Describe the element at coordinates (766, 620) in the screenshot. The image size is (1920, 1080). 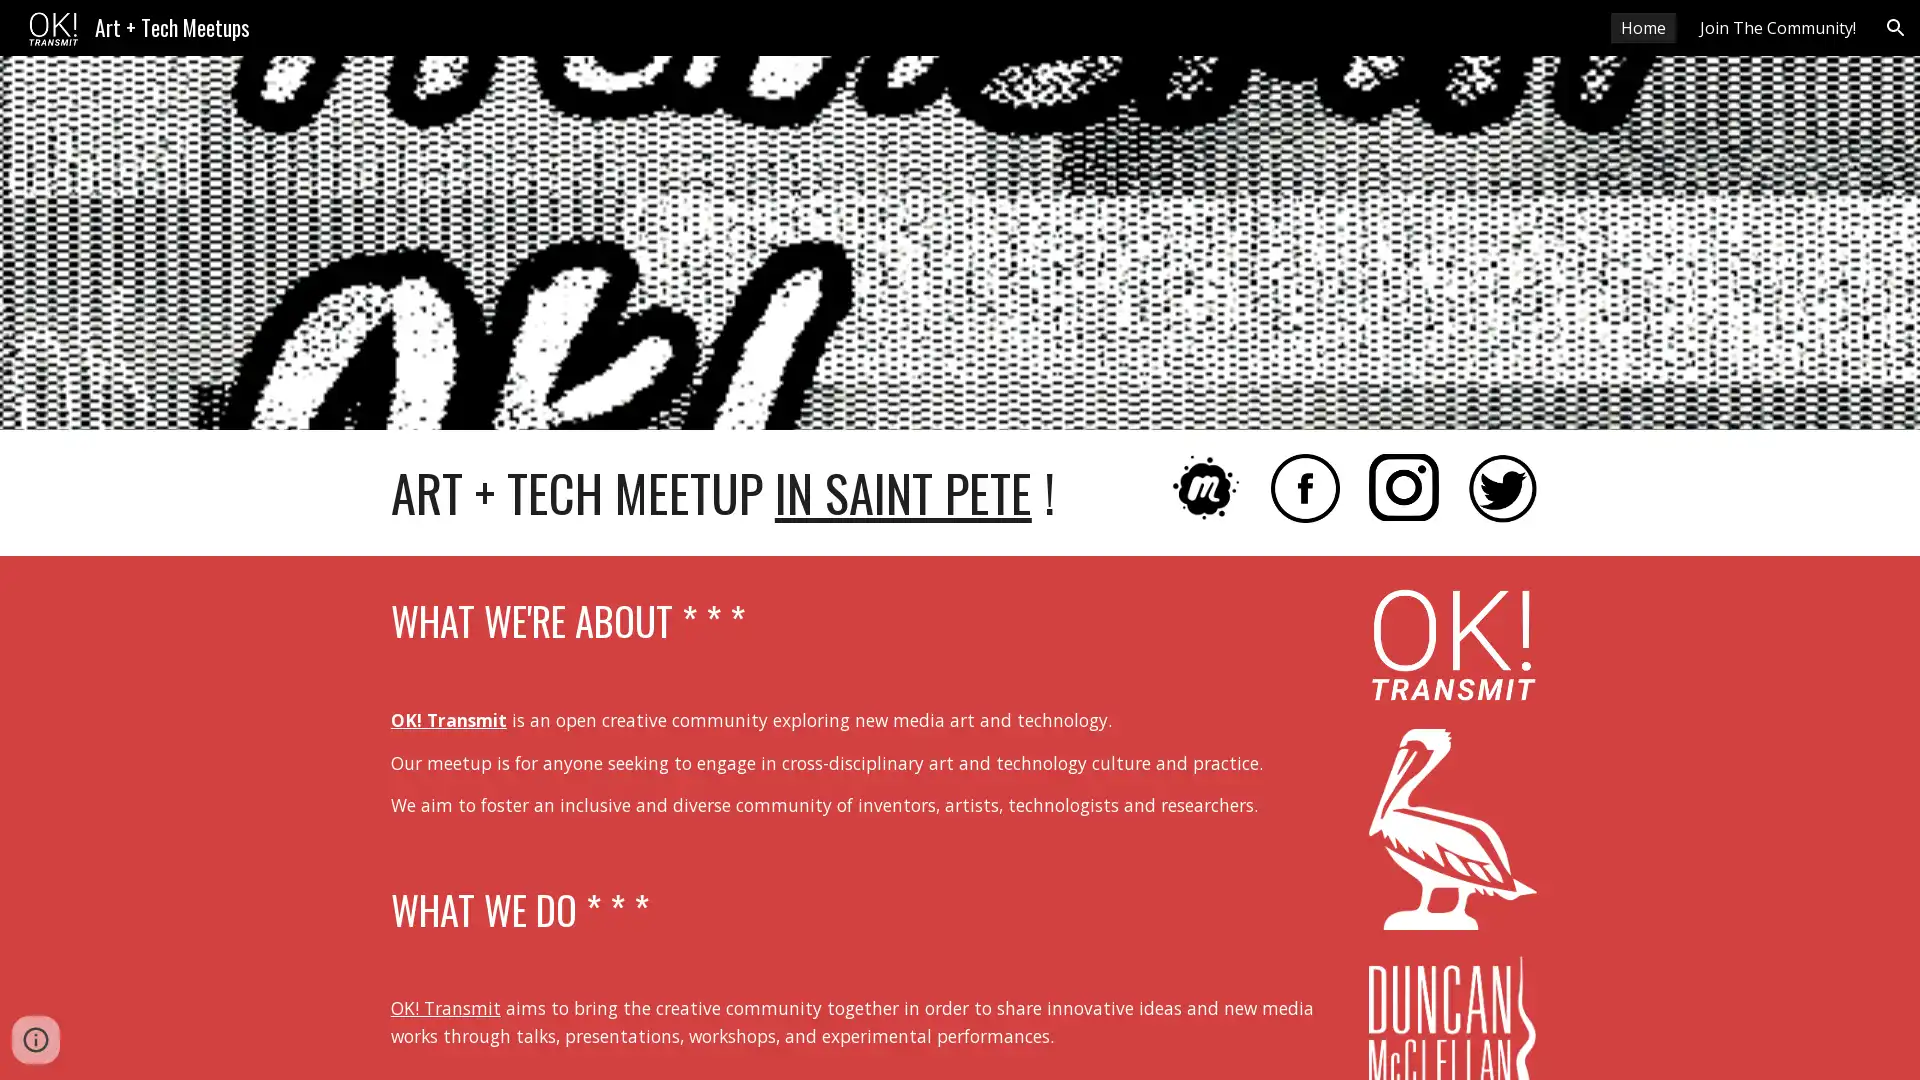
I see `Copy heading link` at that location.